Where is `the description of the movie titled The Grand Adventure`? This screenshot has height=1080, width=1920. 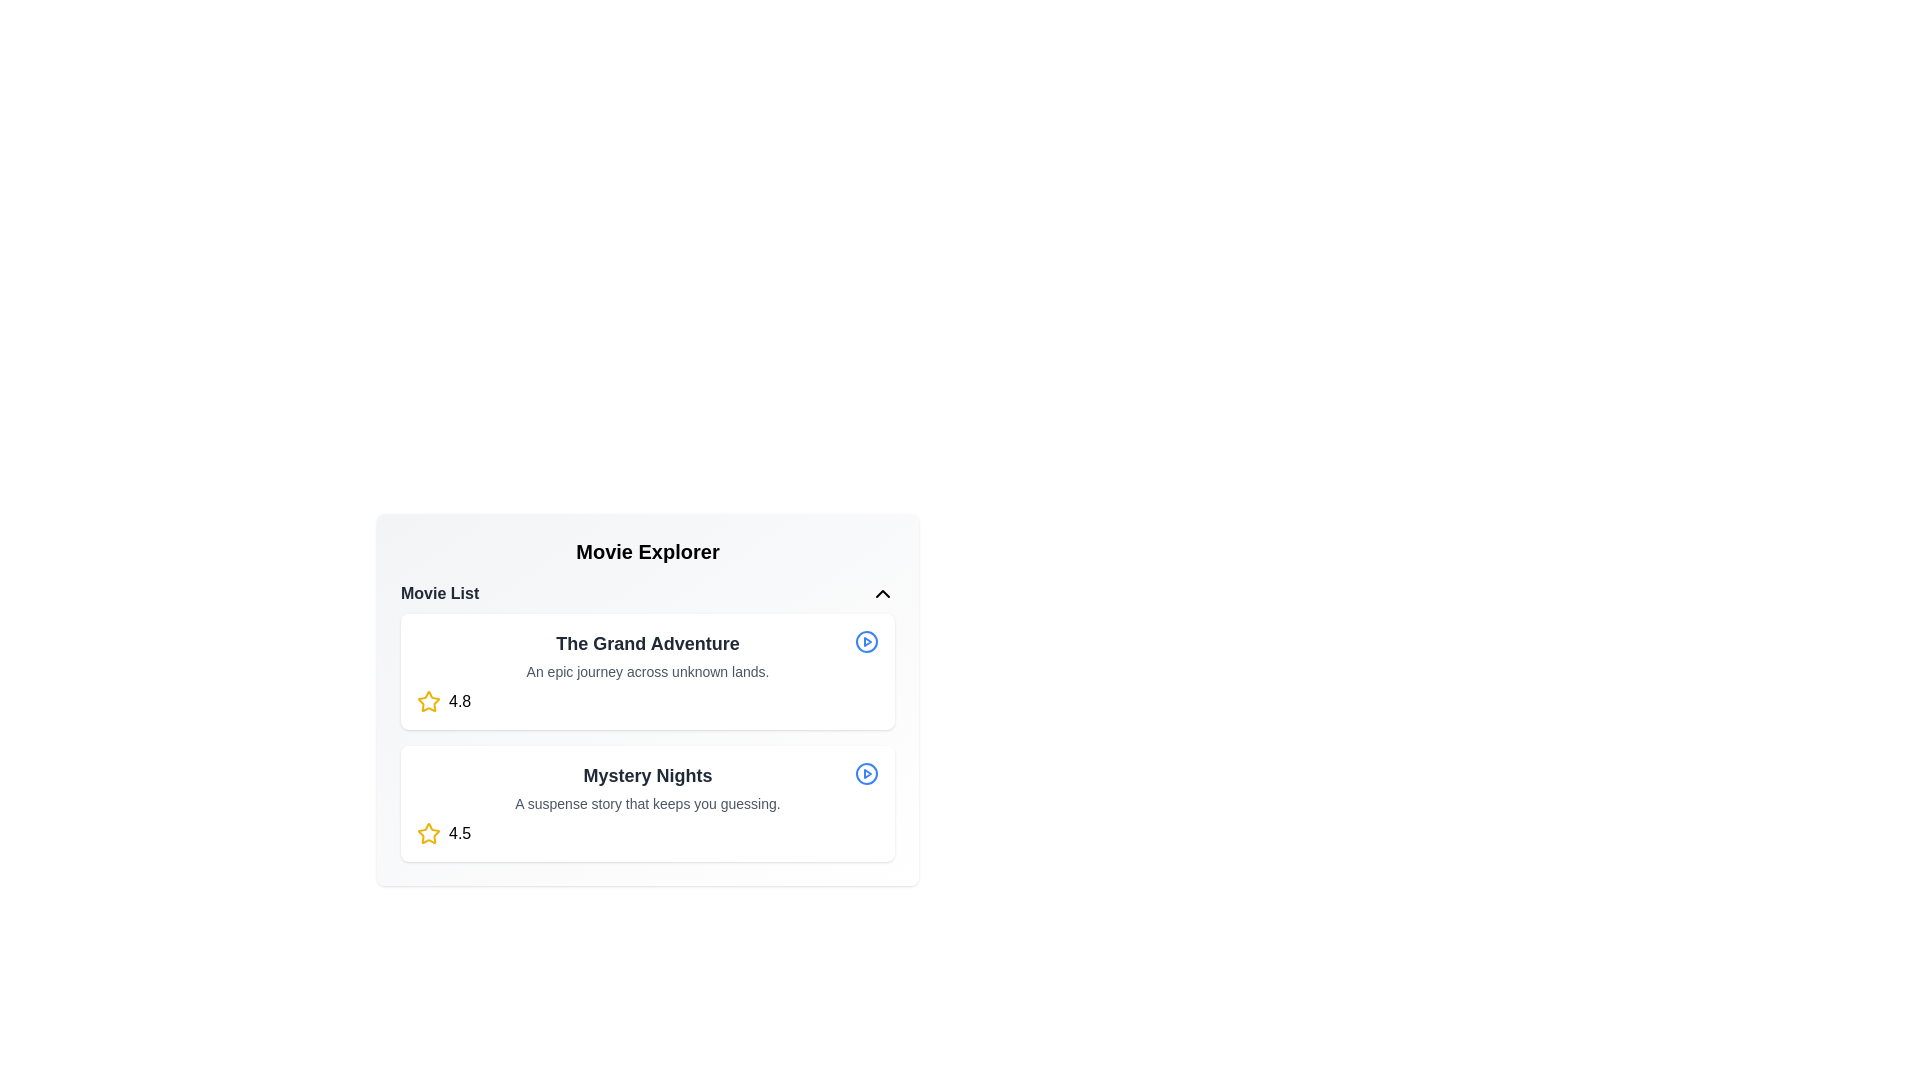
the description of the movie titled The Grand Adventure is located at coordinates (648, 671).